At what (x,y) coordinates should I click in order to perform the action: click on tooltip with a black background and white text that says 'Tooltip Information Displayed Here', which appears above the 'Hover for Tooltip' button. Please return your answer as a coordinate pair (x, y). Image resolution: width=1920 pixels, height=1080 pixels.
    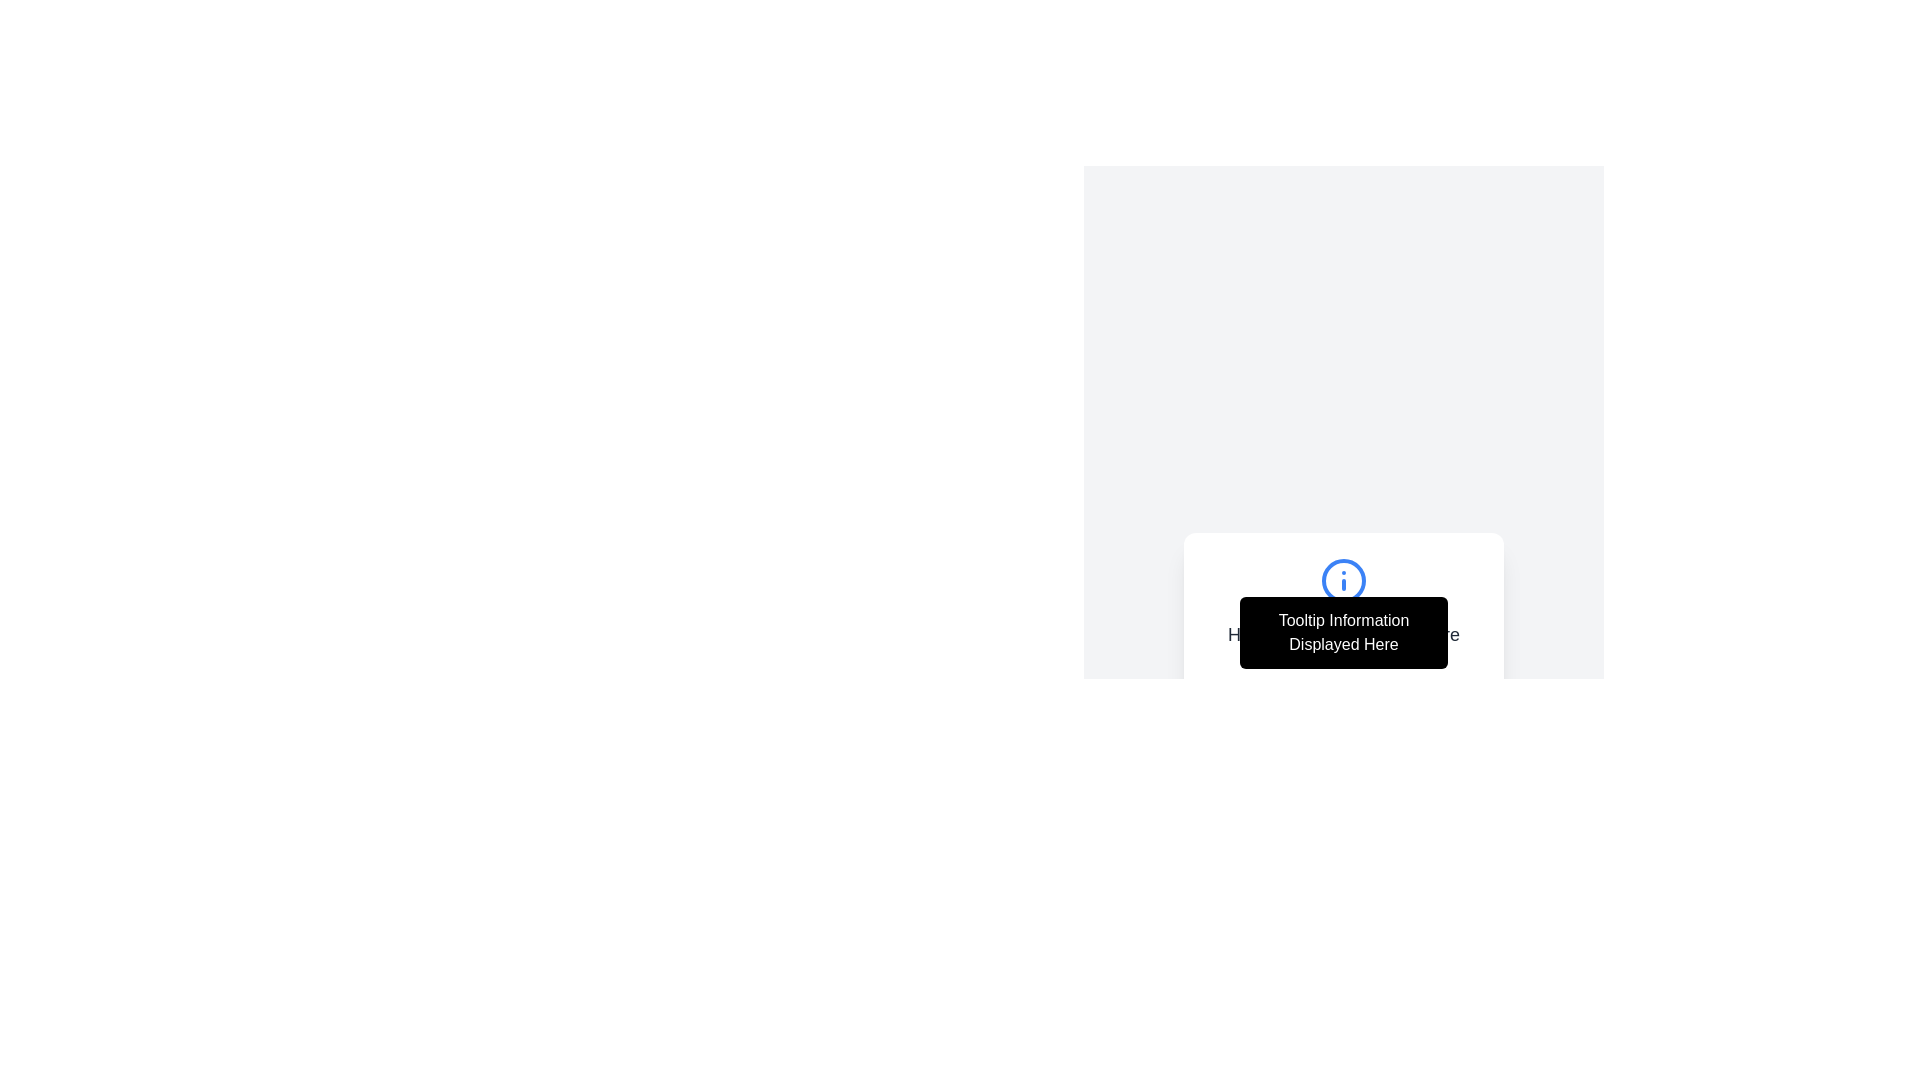
    Looking at the image, I should click on (1344, 632).